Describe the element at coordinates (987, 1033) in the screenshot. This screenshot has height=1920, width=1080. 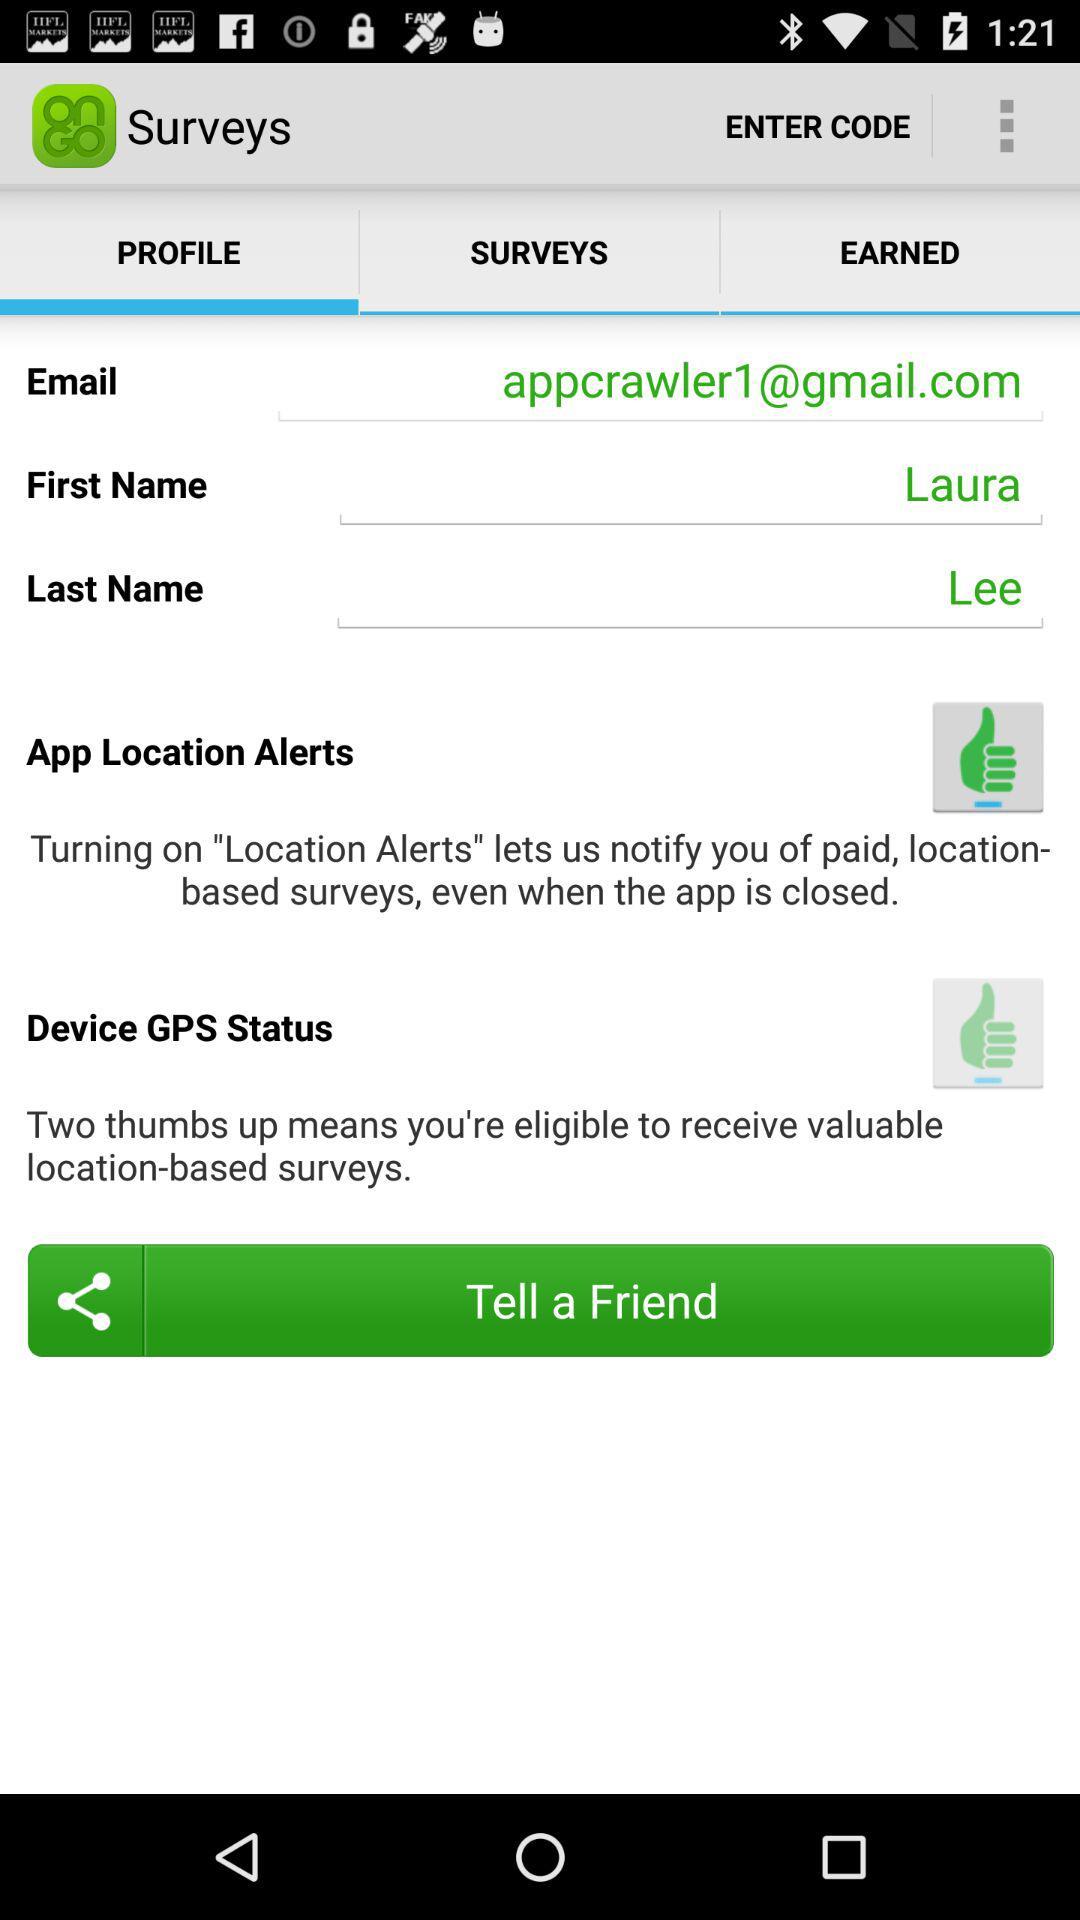
I see `device gps option` at that location.